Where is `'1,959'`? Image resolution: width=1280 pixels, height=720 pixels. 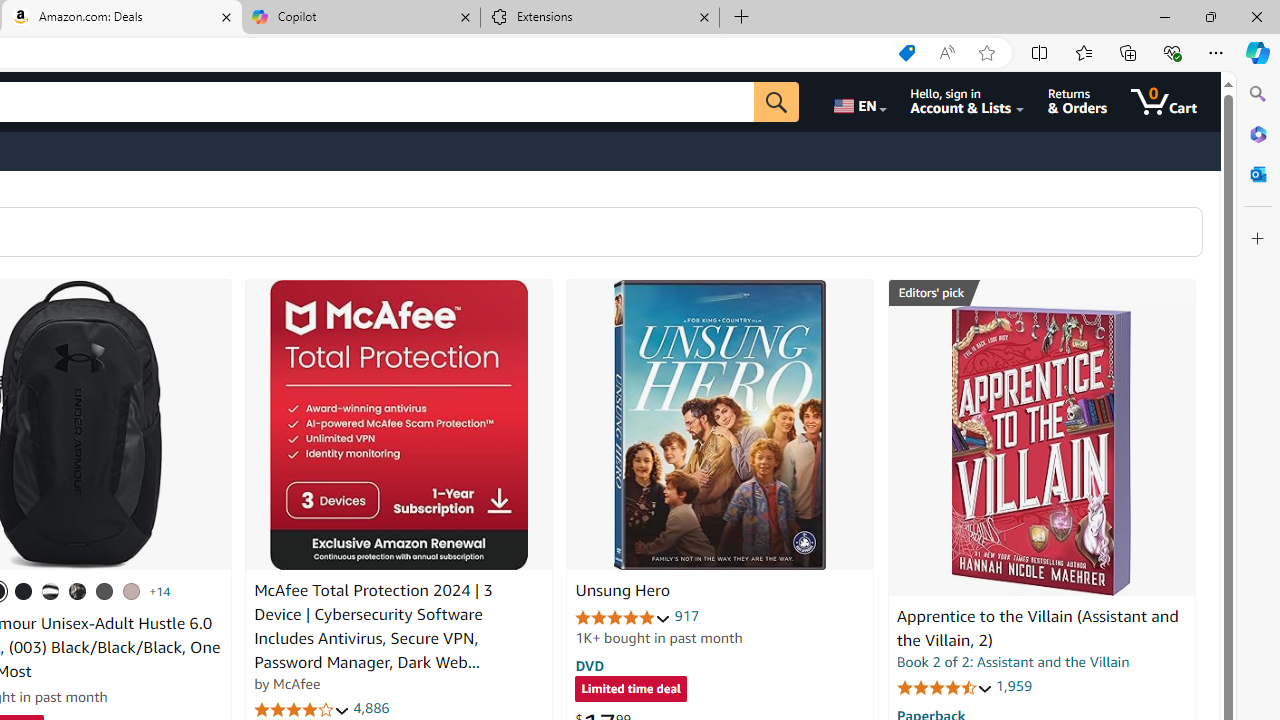
'1,959' is located at coordinates (1013, 685).